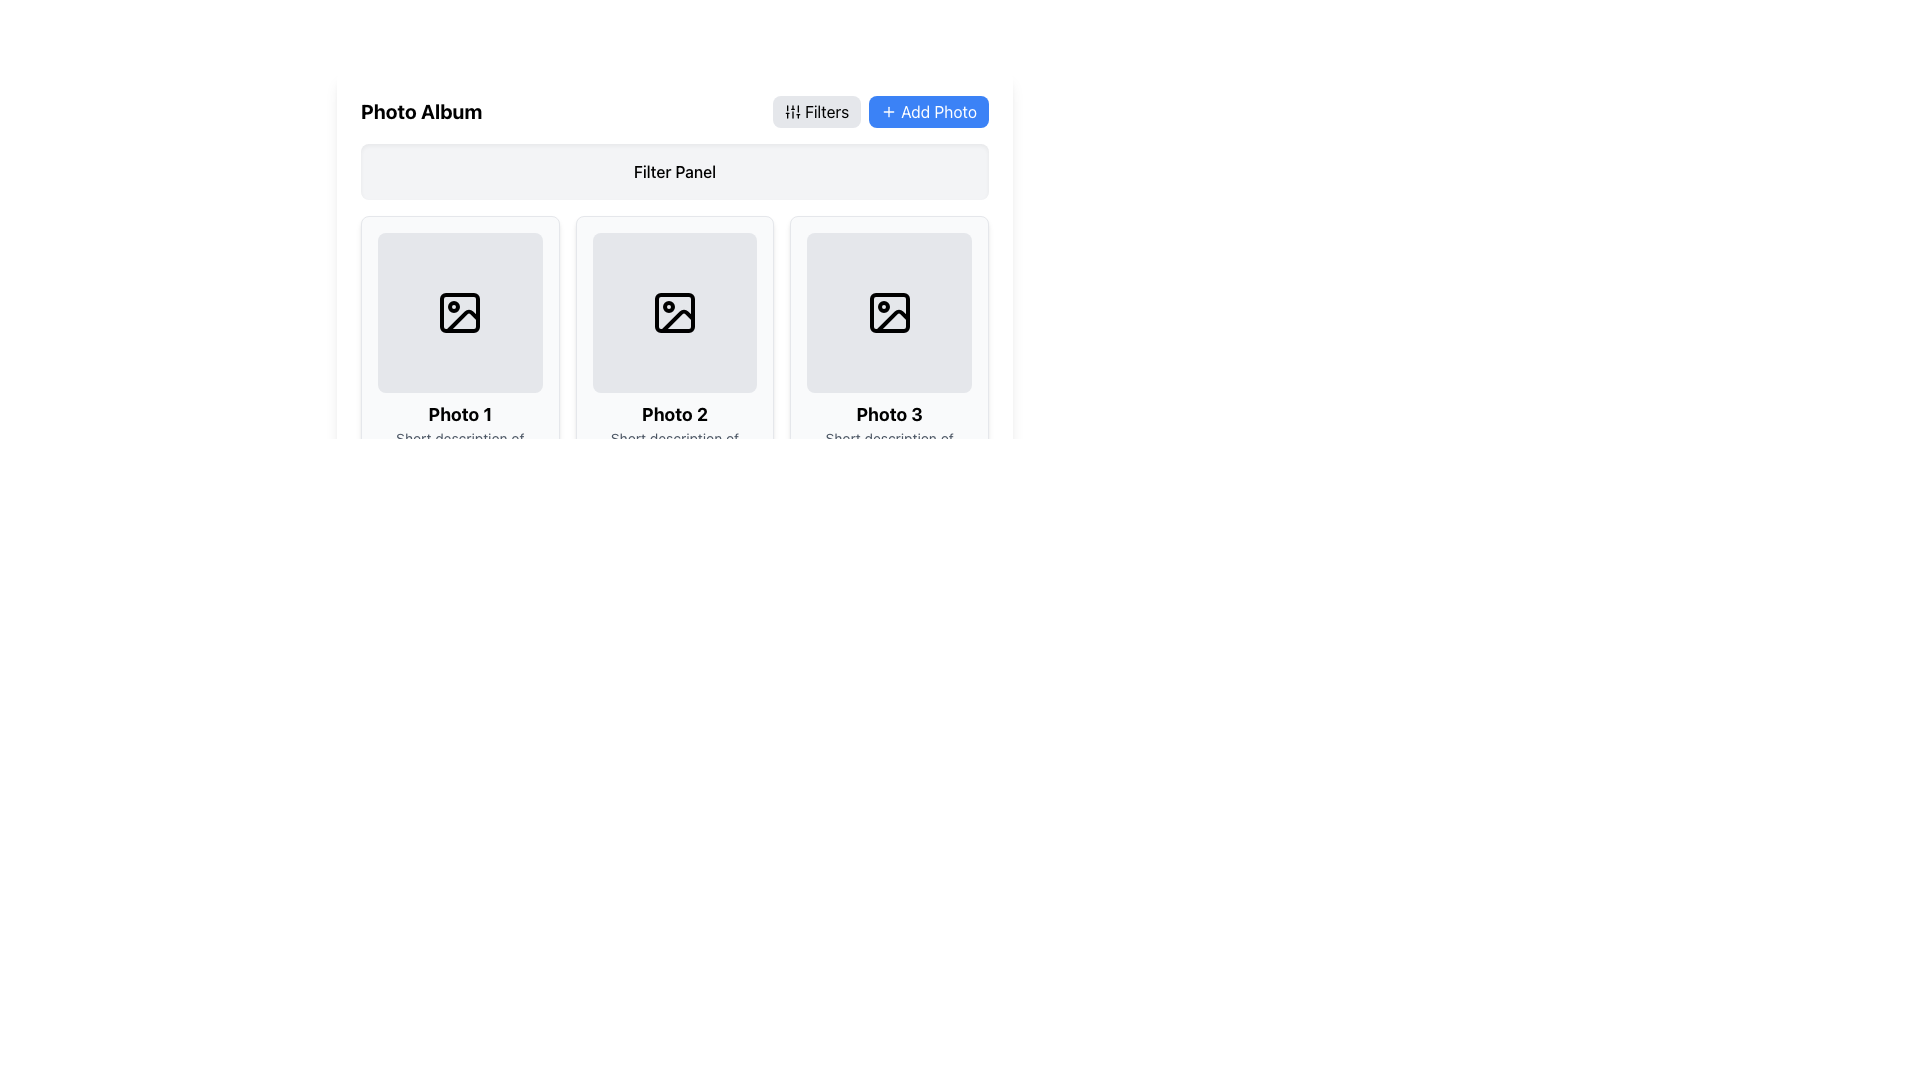 The height and width of the screenshot is (1080, 1920). I want to click on the icon representing an image placeholder located, so click(675, 312).